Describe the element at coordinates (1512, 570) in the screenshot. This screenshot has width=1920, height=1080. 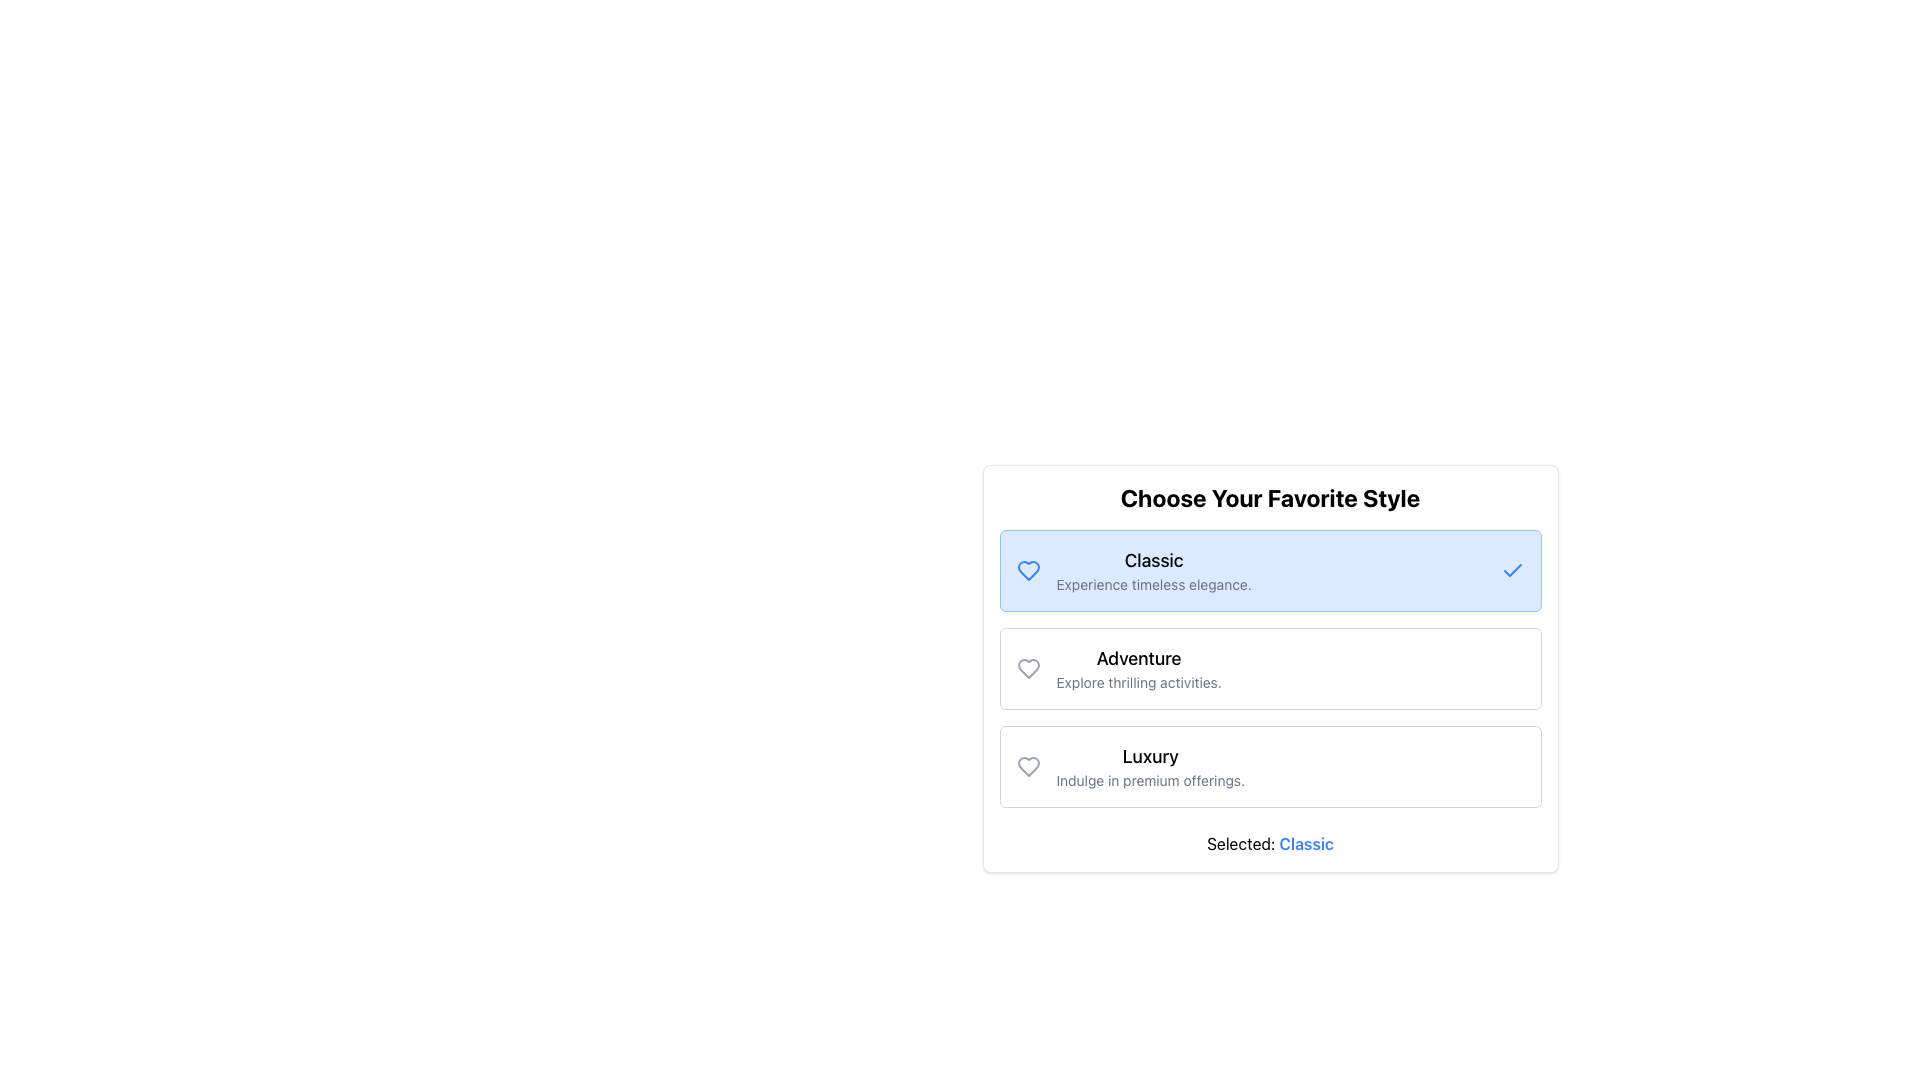
I see `the blue checkmark icon located at the top-right corner of the highlighted 'Classic' option card to confirm selection status` at that location.